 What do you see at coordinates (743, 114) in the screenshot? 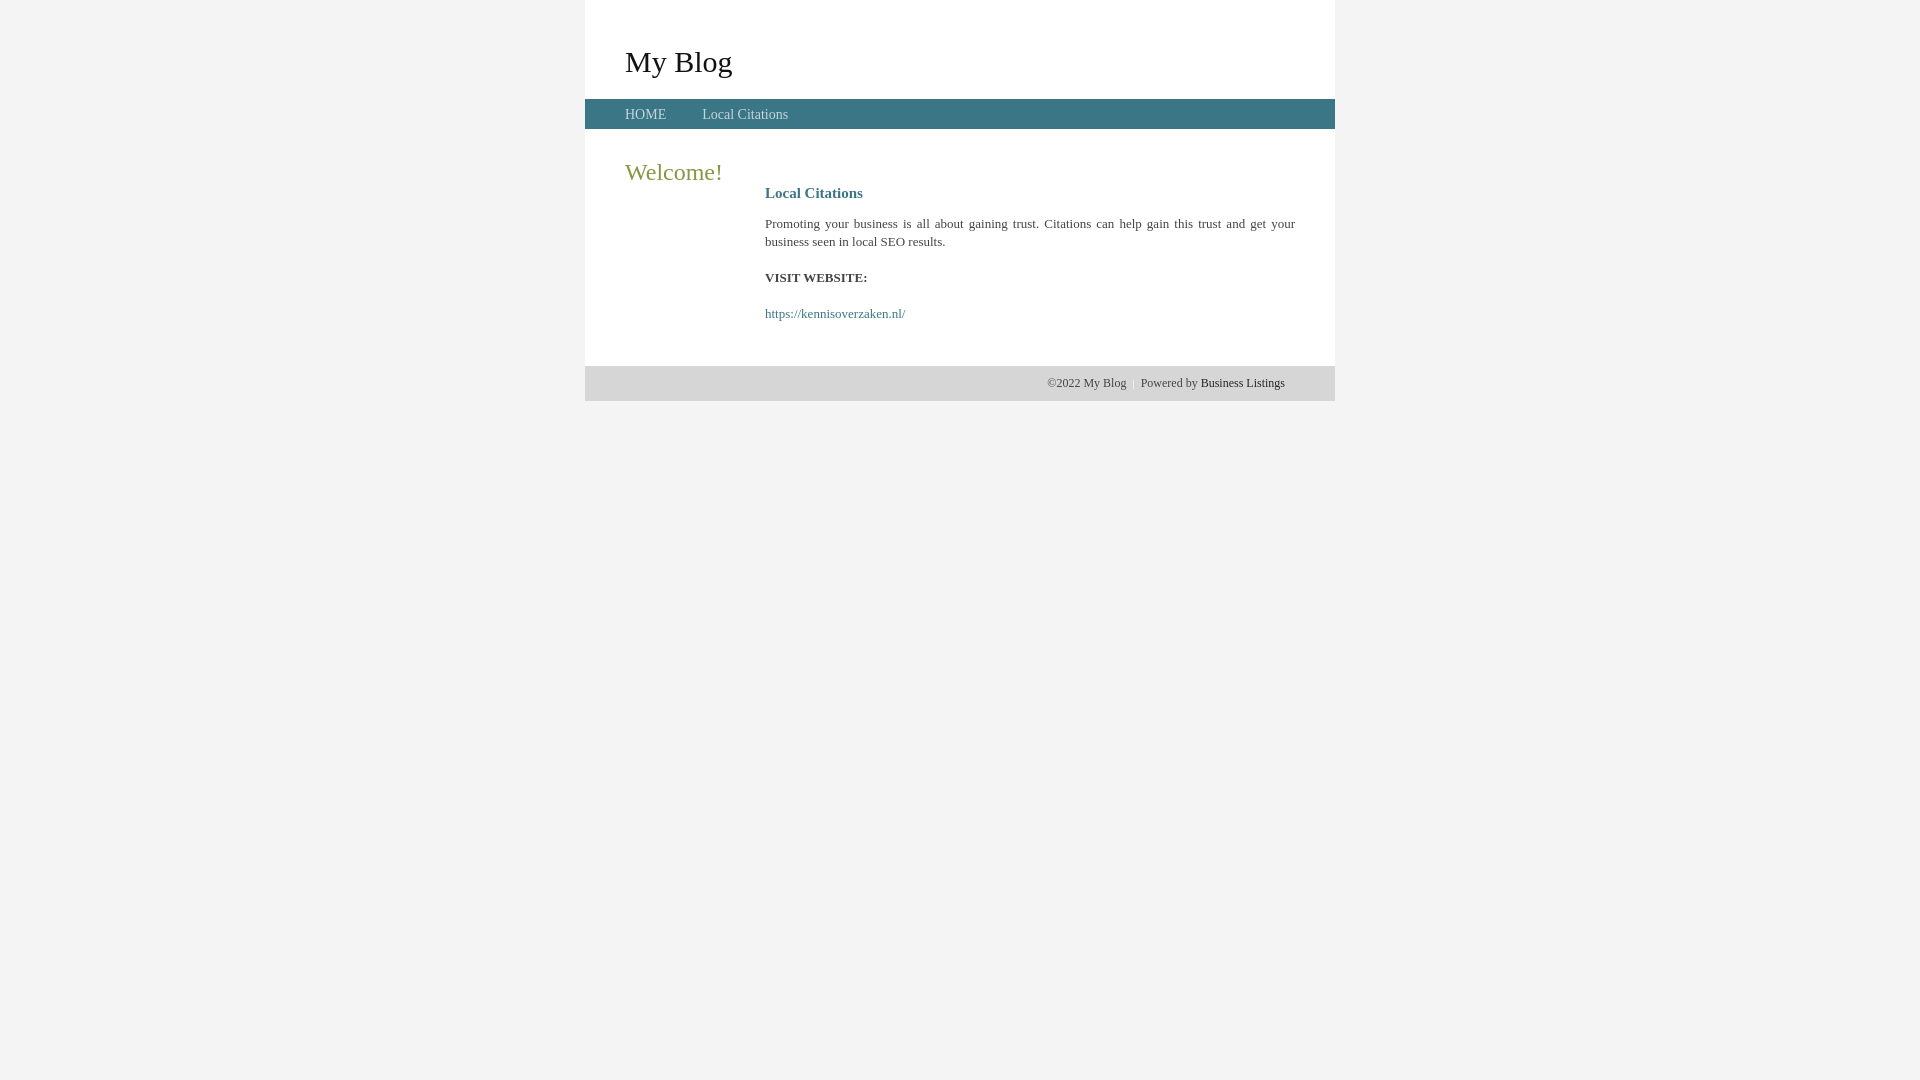
I see `'Local Citations'` at bounding box center [743, 114].